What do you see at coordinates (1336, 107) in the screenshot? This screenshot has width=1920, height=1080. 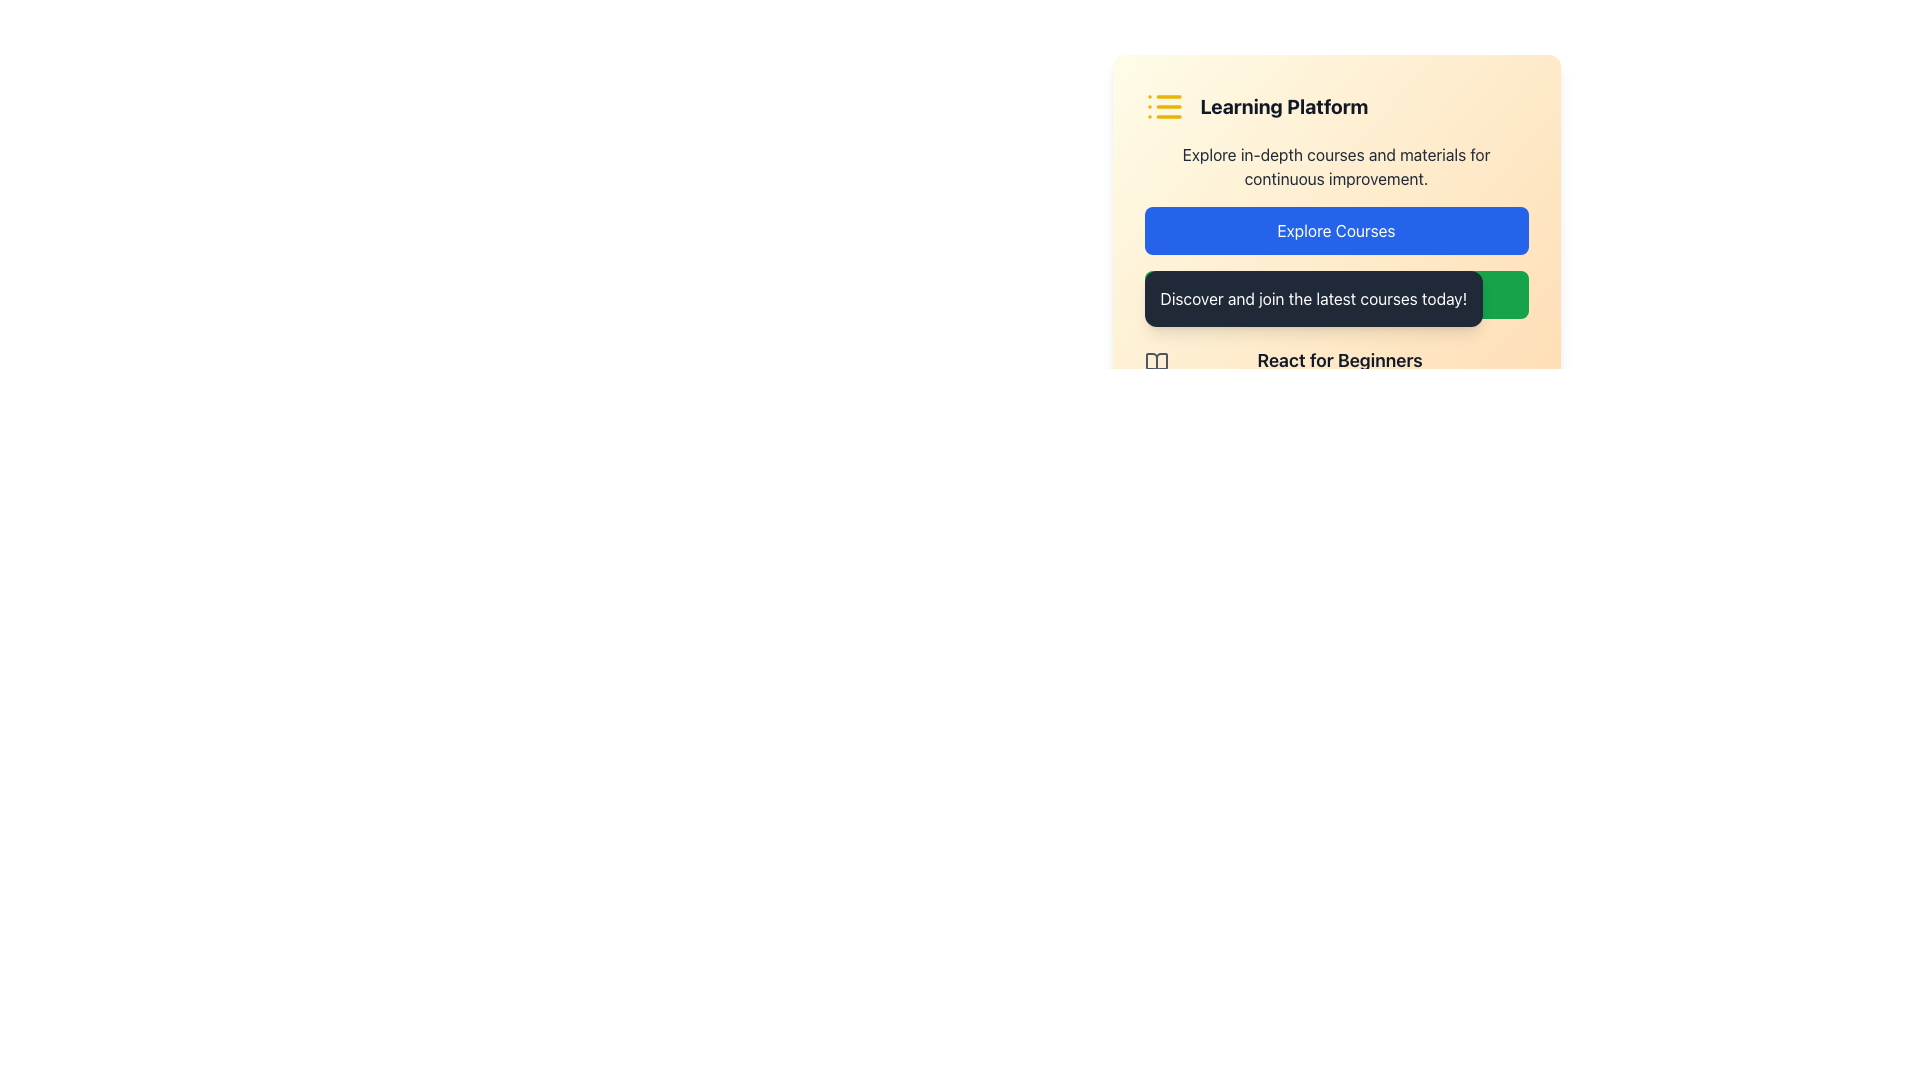 I see `the 'Learning Platform' heading located at the top left of the card-like section` at bounding box center [1336, 107].